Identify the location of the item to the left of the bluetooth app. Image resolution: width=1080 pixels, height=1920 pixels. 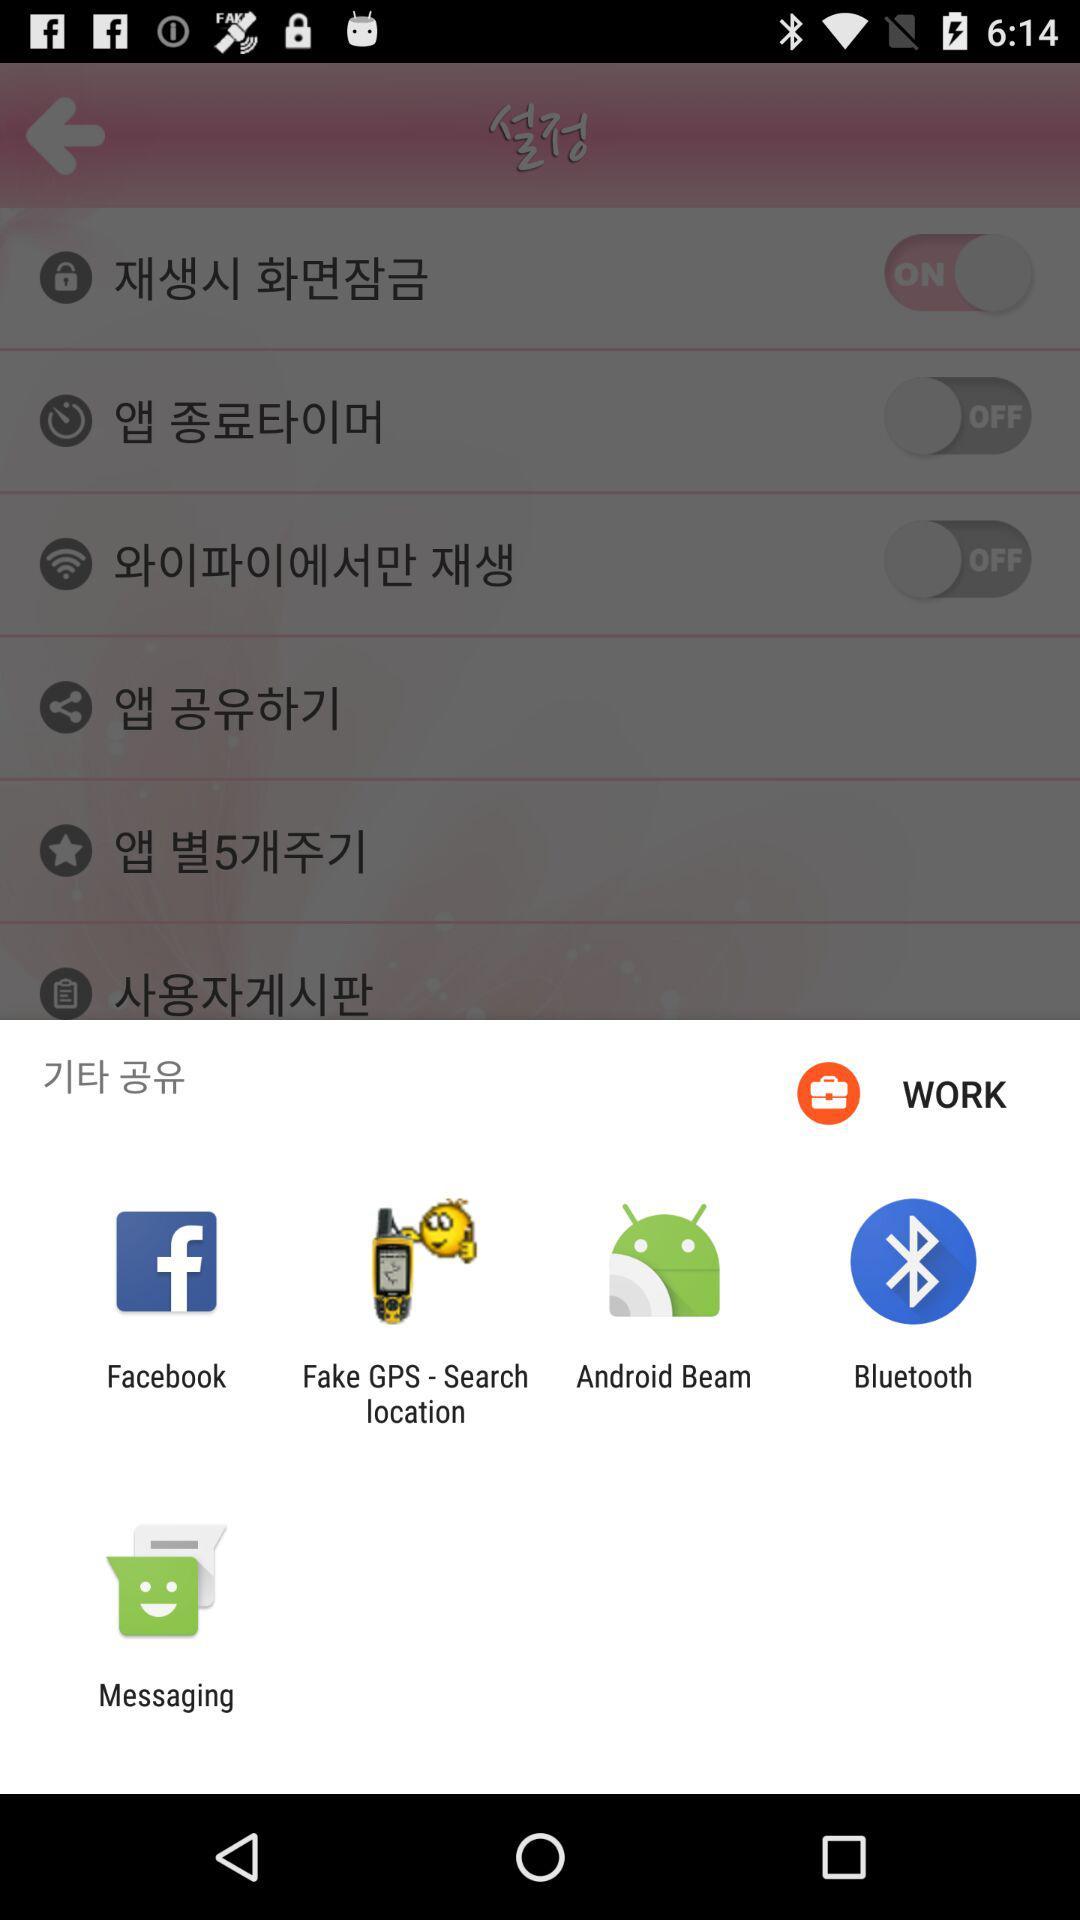
(664, 1392).